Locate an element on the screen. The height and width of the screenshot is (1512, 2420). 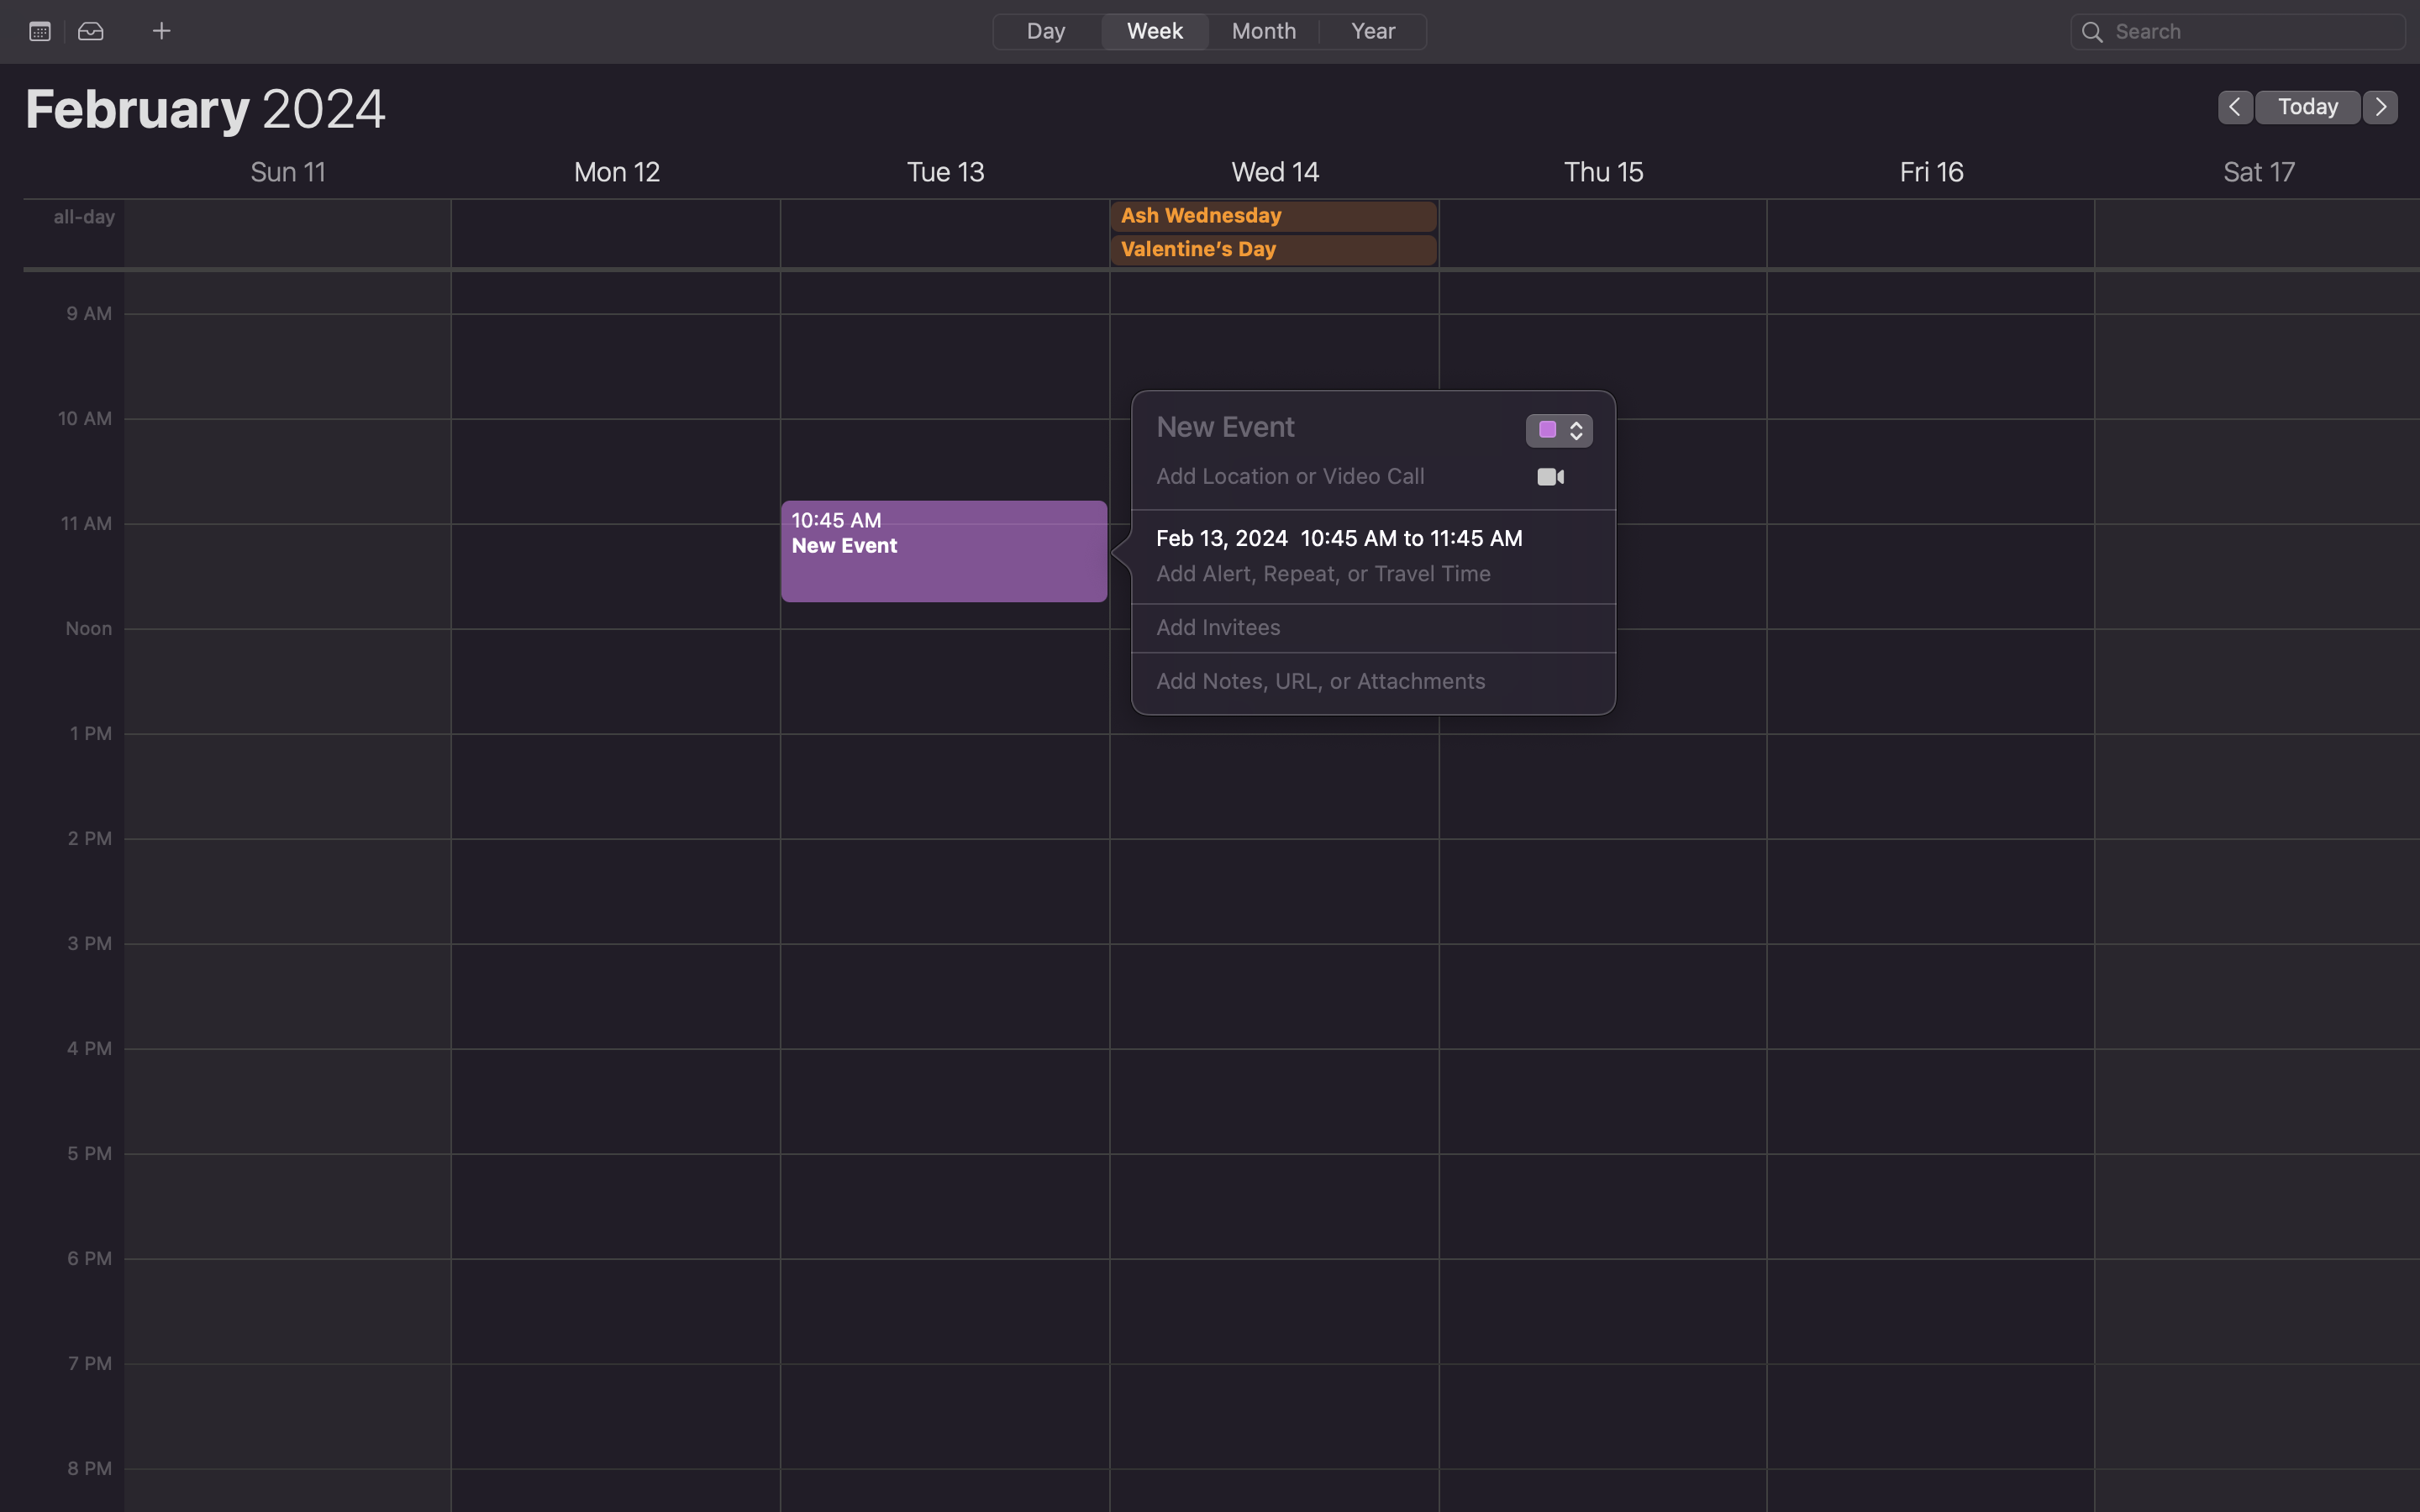
Schedule a session labeled "Meeting with Alex is located at coordinates (1324, 425).